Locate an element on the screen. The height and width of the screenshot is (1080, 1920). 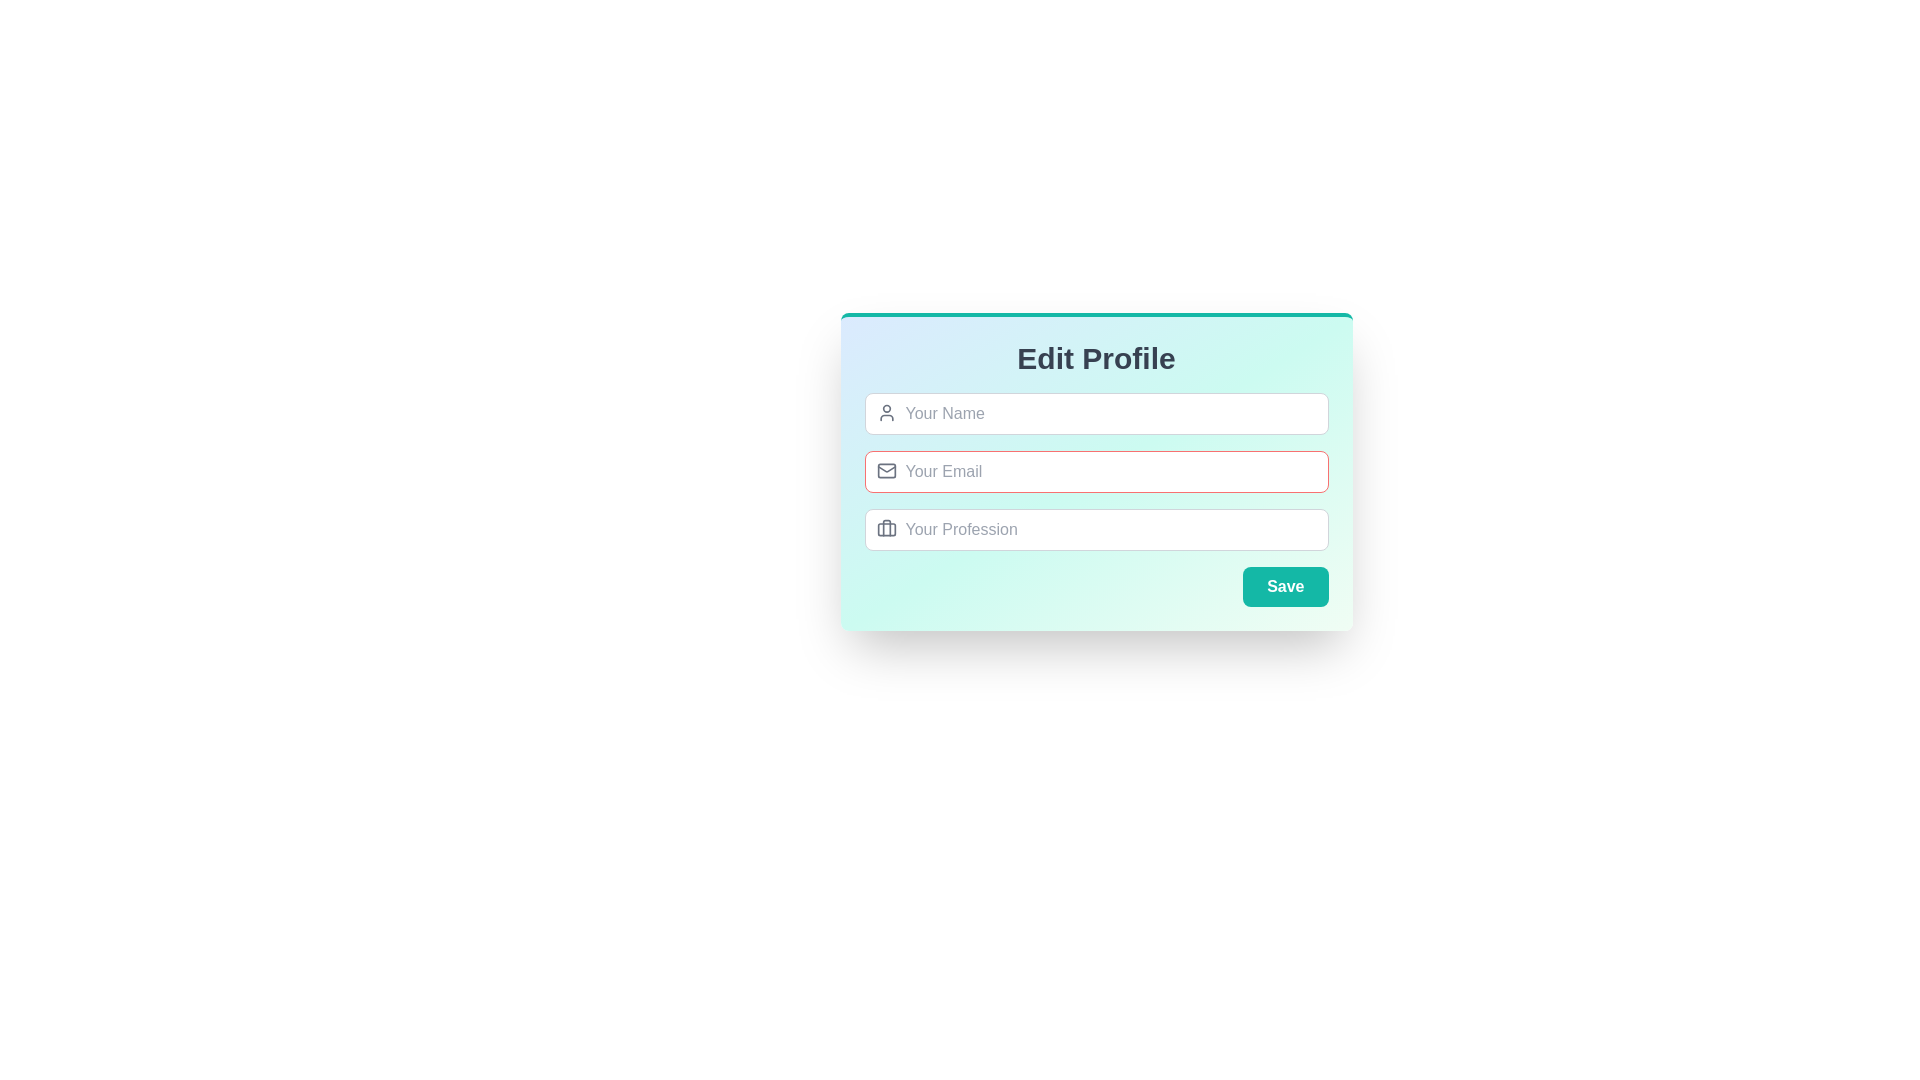
the email icon that is located inside the 'Your Email' input field, which is the second in a vertical list of three input fields is located at coordinates (885, 470).